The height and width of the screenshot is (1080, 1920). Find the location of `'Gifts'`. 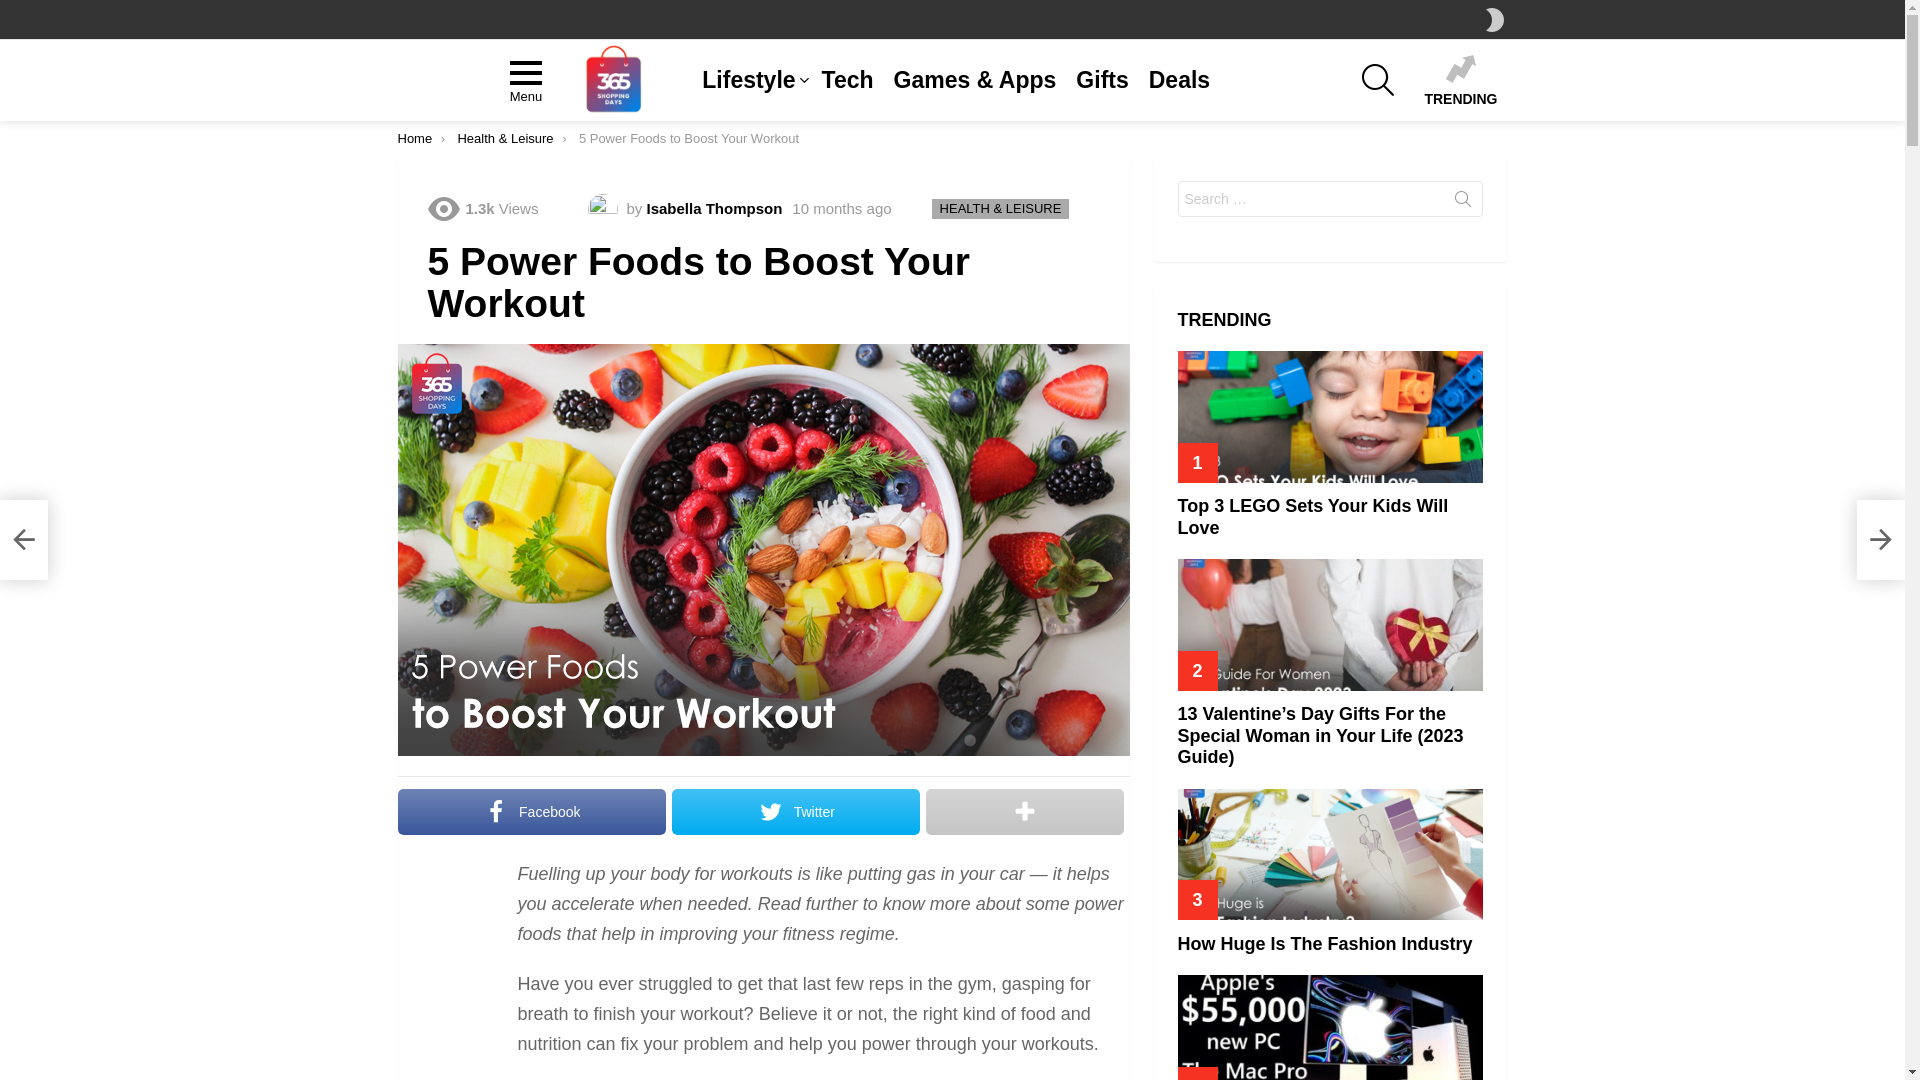

'Gifts' is located at coordinates (1064, 79).